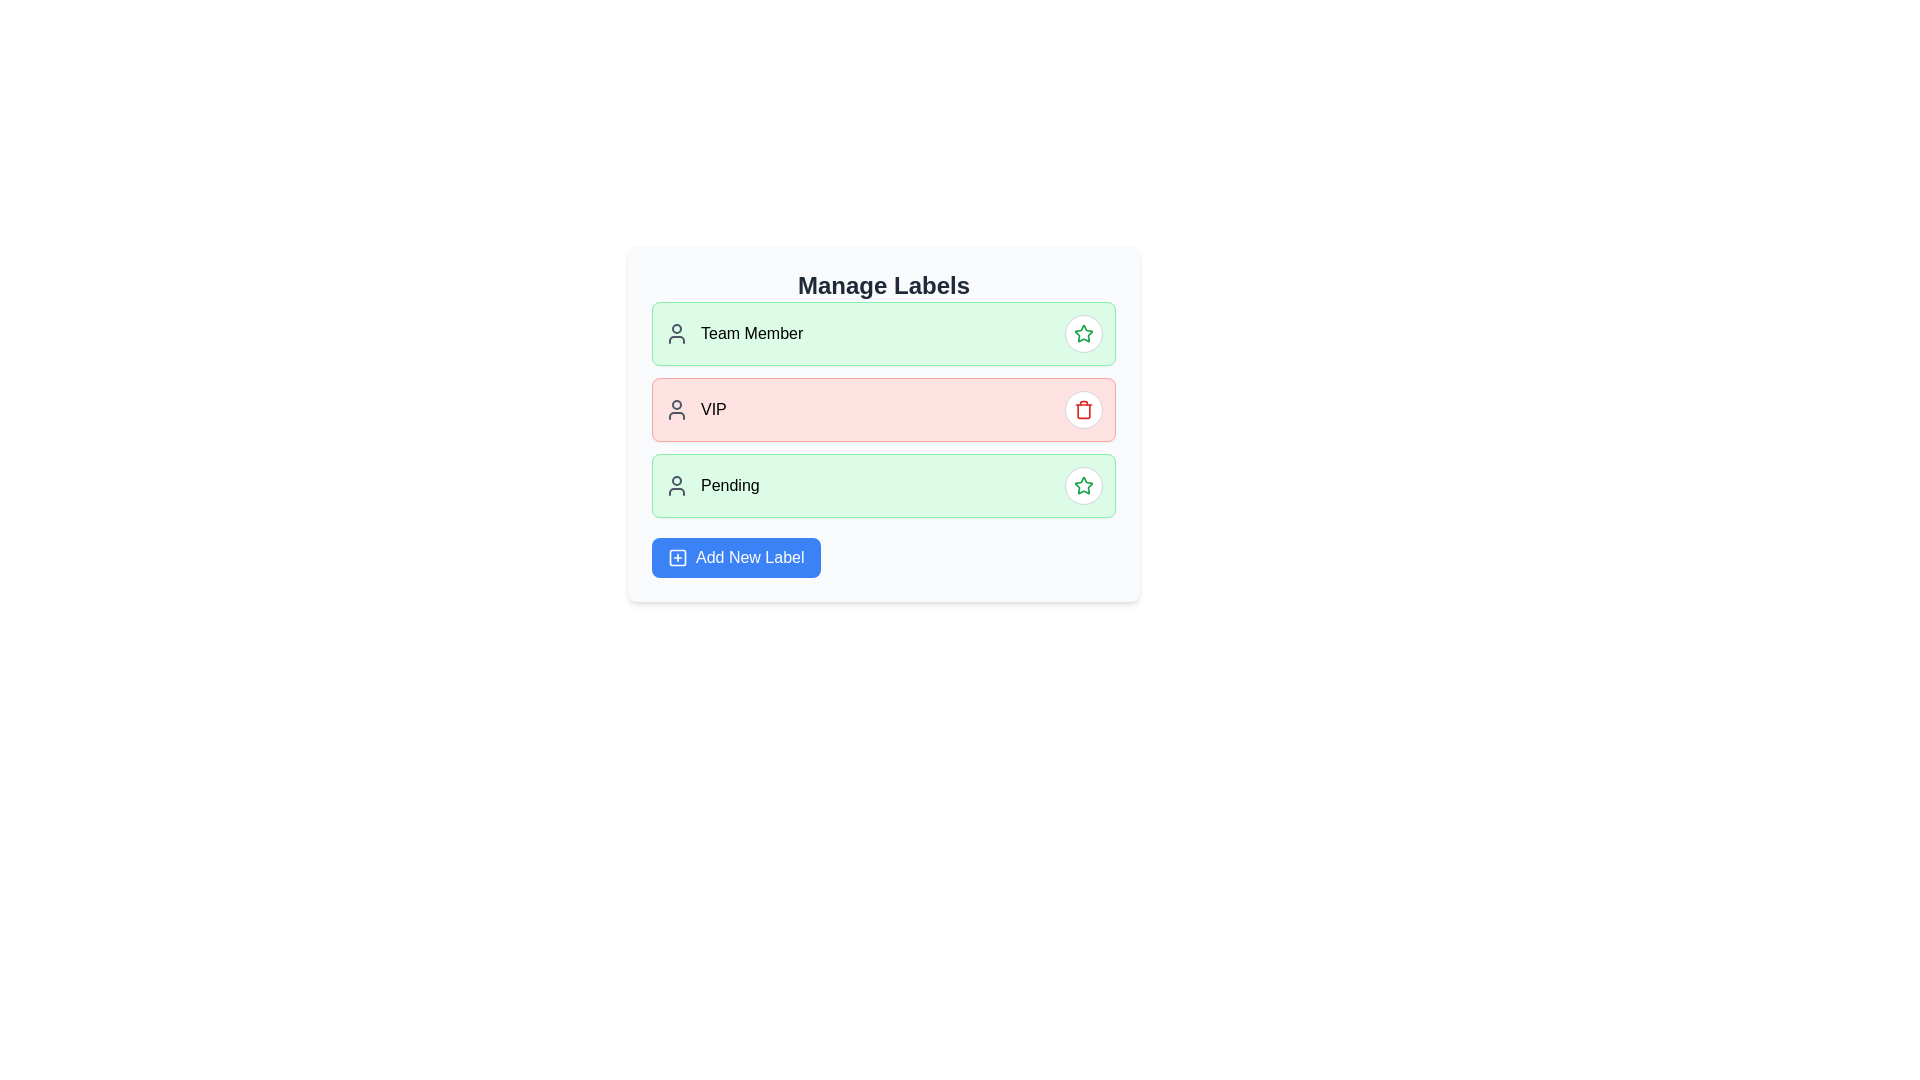  What do you see at coordinates (1083, 485) in the screenshot?
I see `the star-shaped vector icon with a green border located at the top entry of the 'Manage Labels' dialog, adjacent to the 'Team Member' row for reference` at bounding box center [1083, 485].